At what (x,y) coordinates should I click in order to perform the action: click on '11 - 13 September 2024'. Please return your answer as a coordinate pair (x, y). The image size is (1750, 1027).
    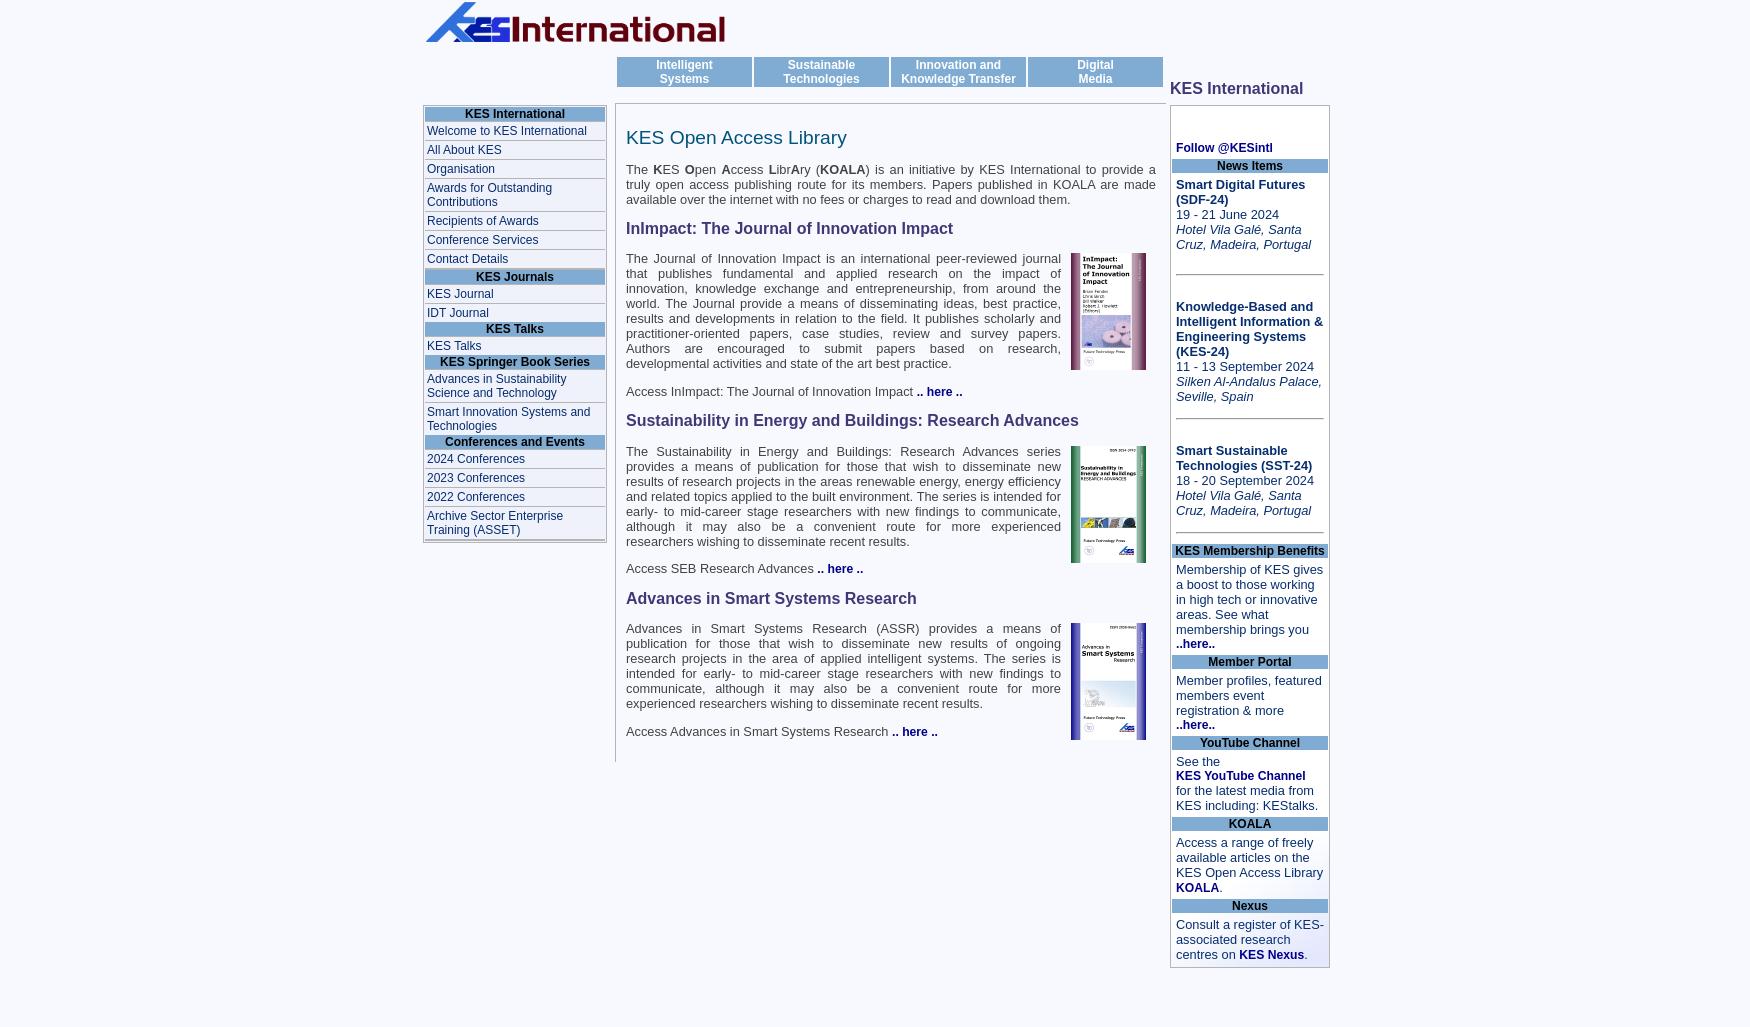
    Looking at the image, I should click on (1244, 365).